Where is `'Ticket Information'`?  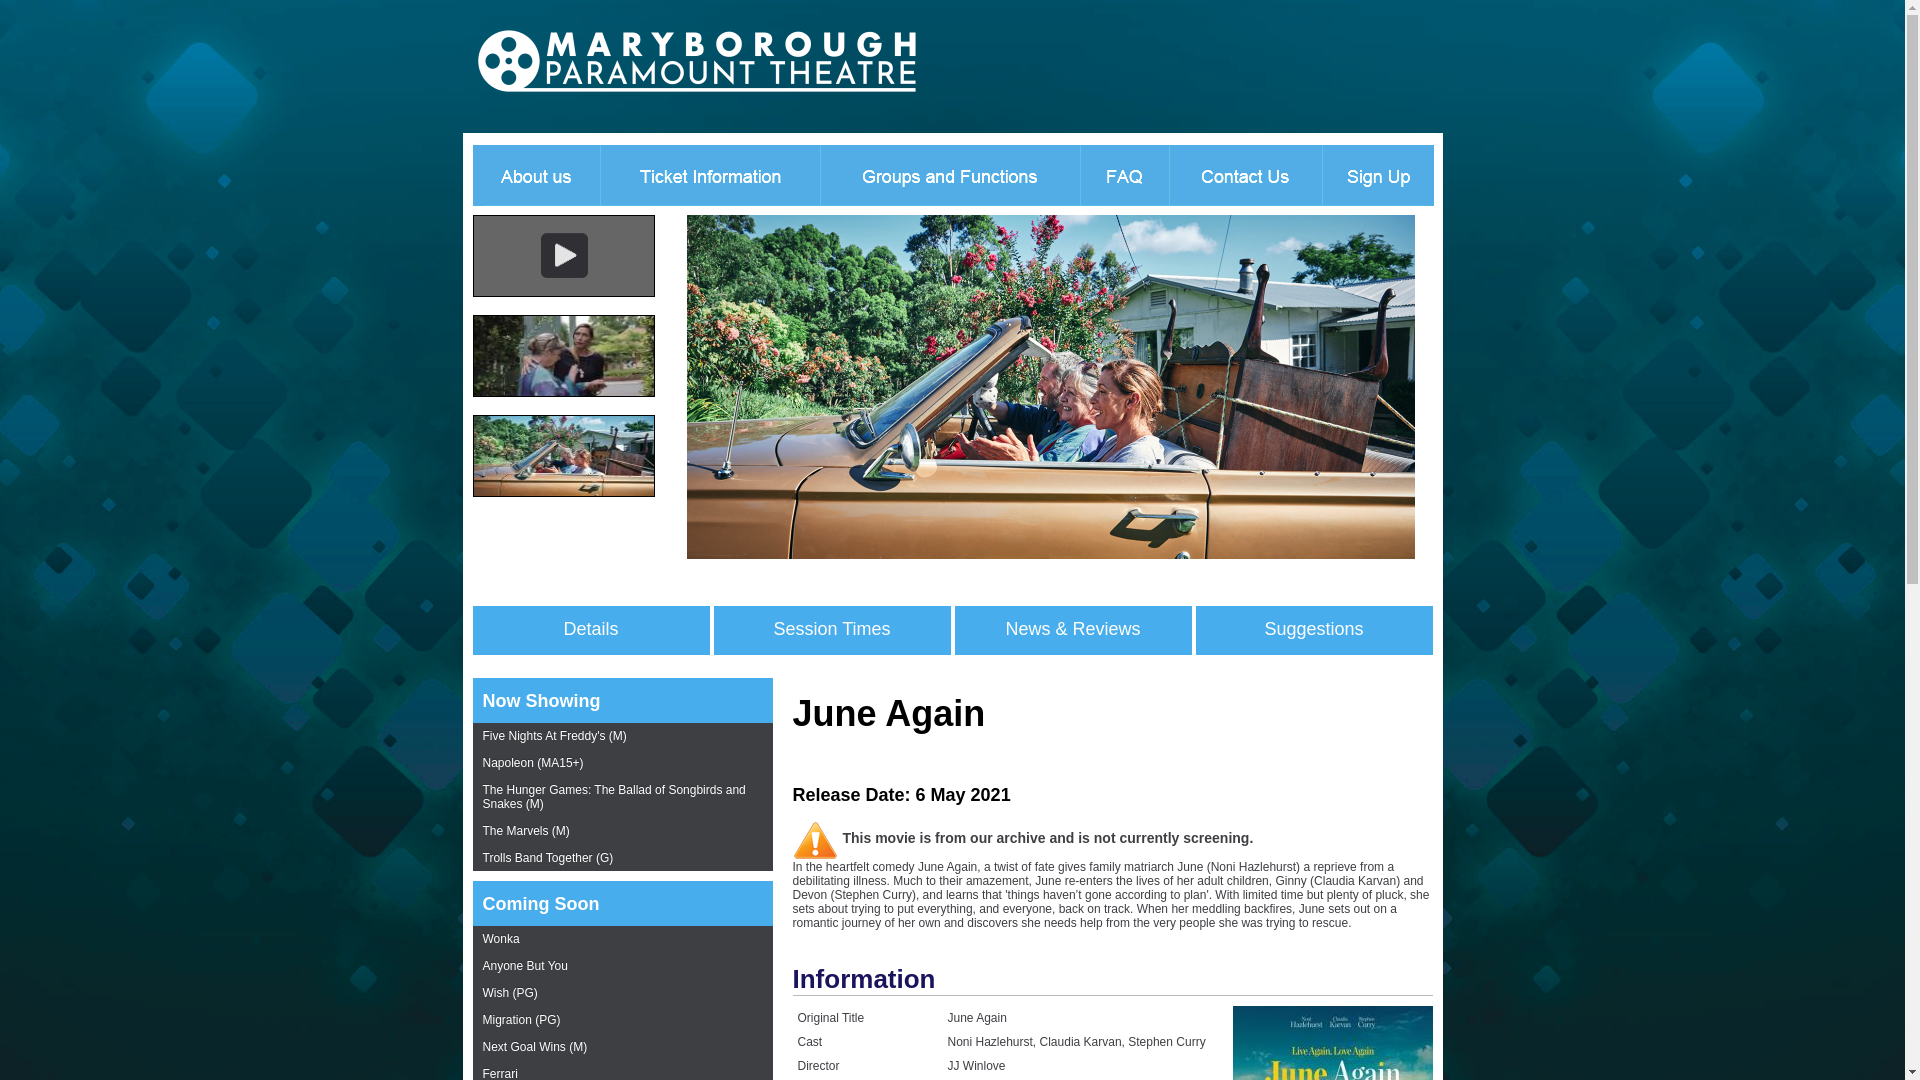 'Ticket Information' is located at coordinates (599, 172).